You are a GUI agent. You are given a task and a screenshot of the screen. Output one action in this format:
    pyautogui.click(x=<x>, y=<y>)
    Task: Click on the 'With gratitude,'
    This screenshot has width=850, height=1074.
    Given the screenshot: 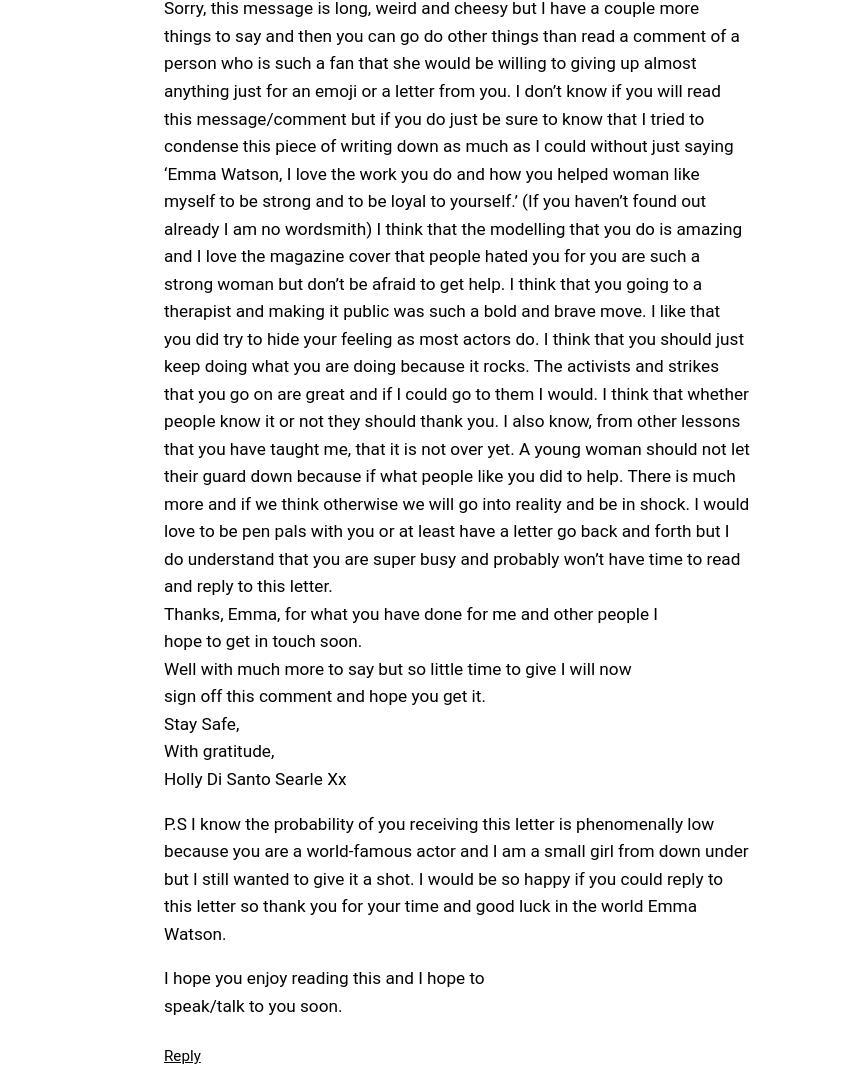 What is the action you would take?
    pyautogui.click(x=218, y=751)
    